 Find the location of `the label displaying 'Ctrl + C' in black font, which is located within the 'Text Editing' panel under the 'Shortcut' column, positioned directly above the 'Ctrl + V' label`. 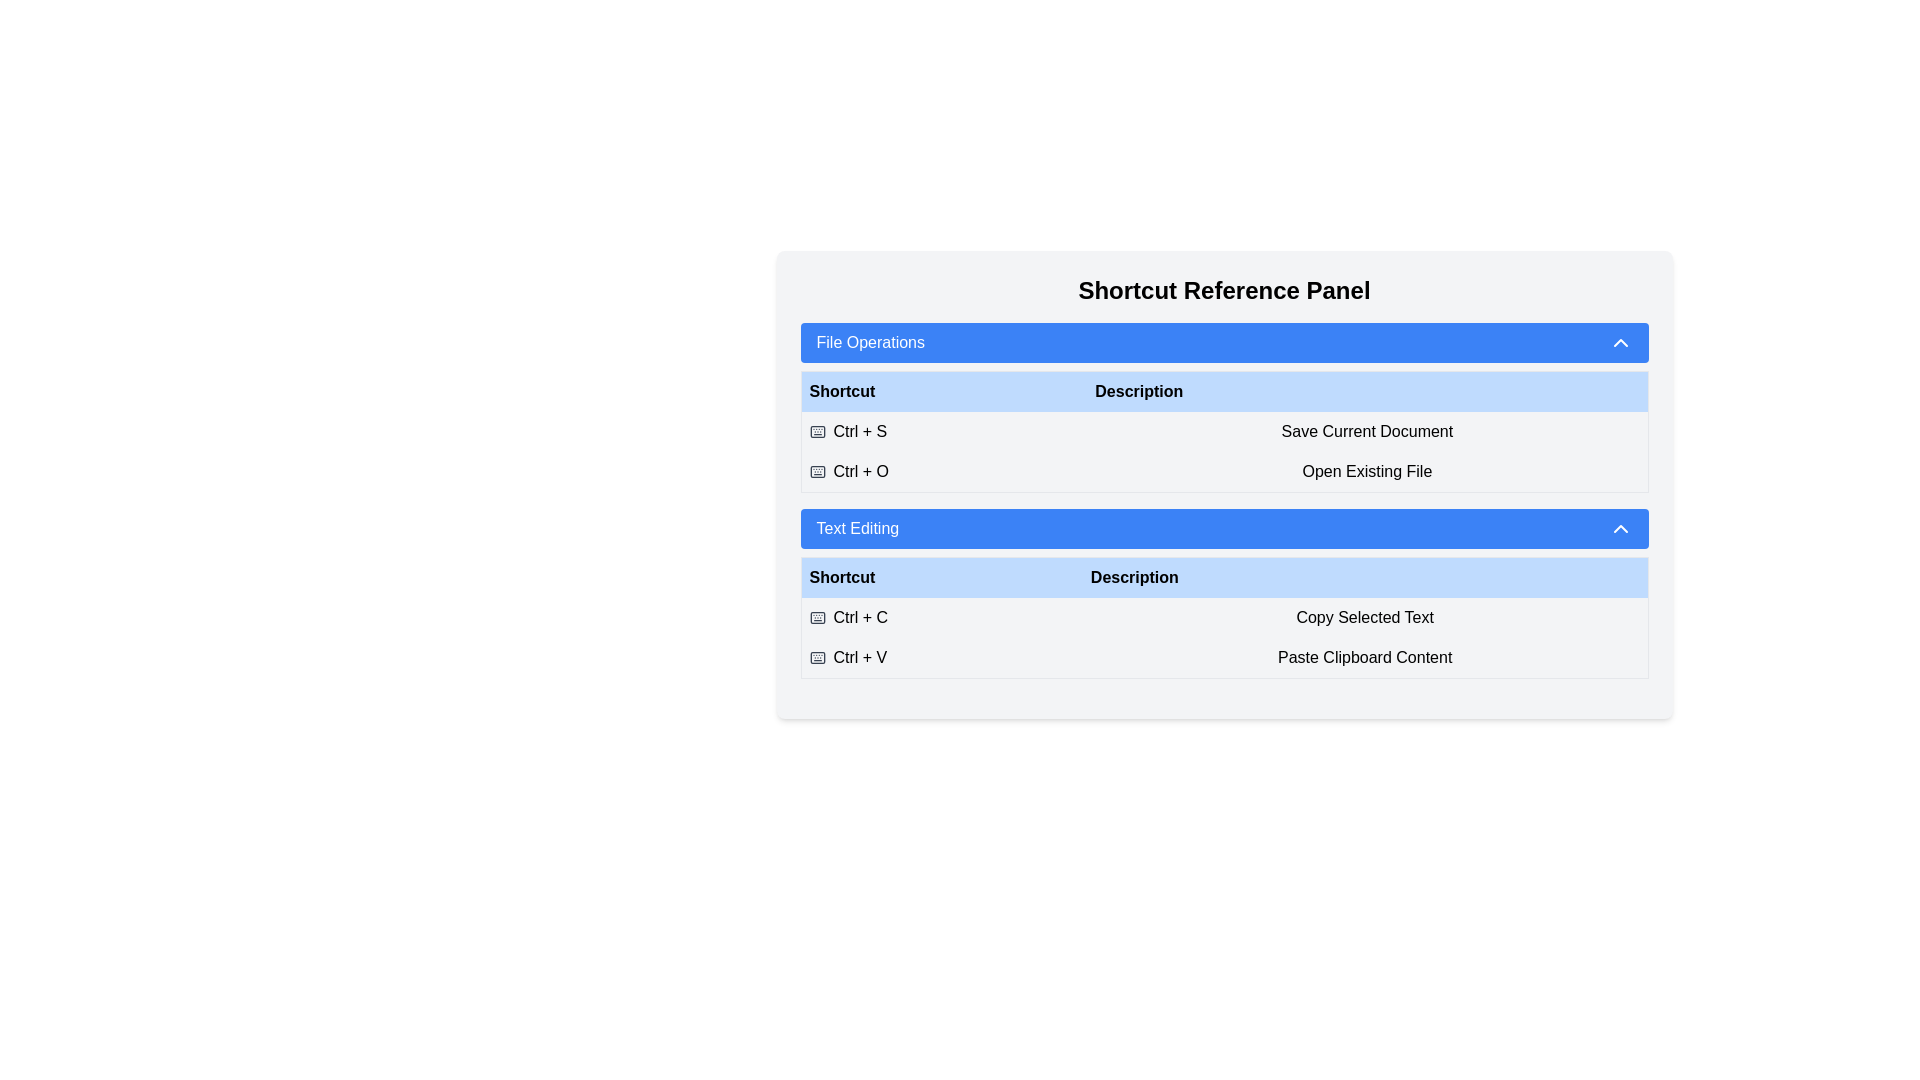

the label displaying 'Ctrl + C' in black font, which is located within the 'Text Editing' panel under the 'Shortcut' column, positioned directly above the 'Ctrl + V' label is located at coordinates (860, 616).